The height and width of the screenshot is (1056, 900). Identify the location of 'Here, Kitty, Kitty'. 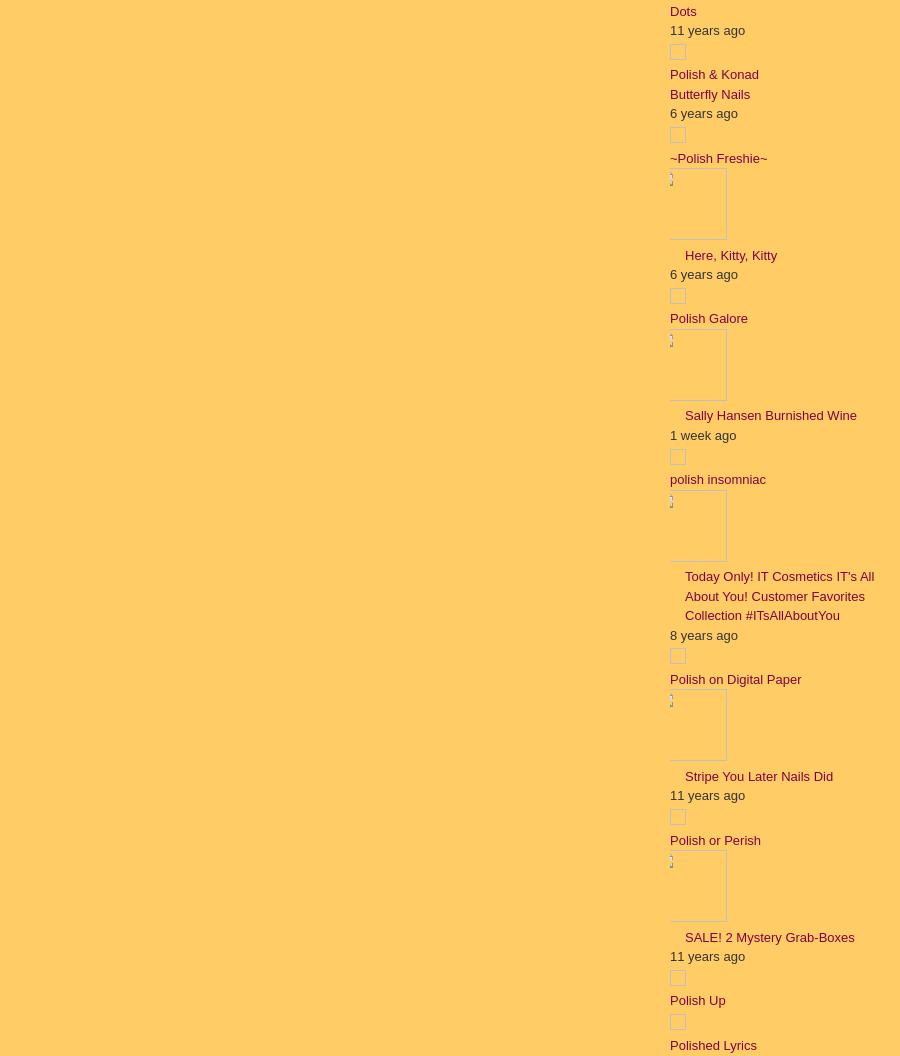
(729, 253).